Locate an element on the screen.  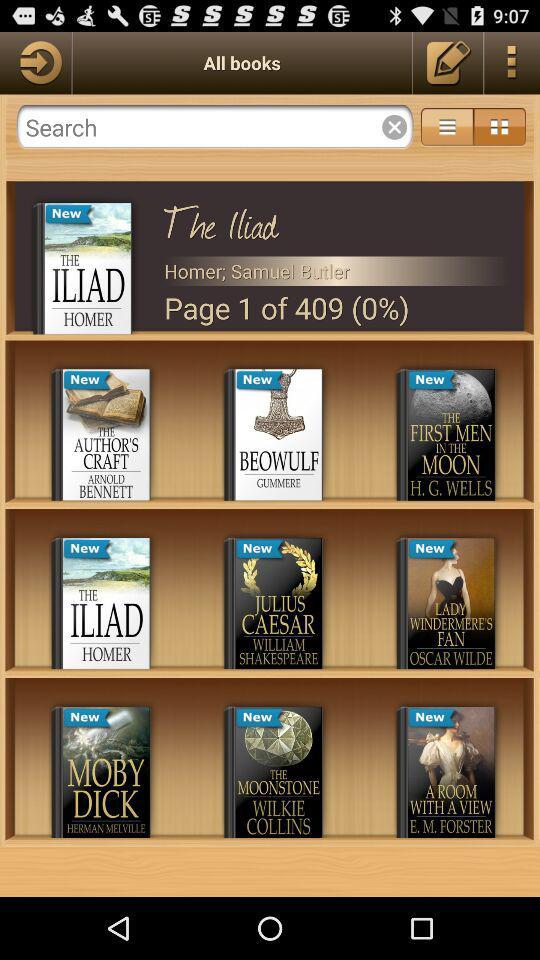
the iliad icon is located at coordinates (336, 219).